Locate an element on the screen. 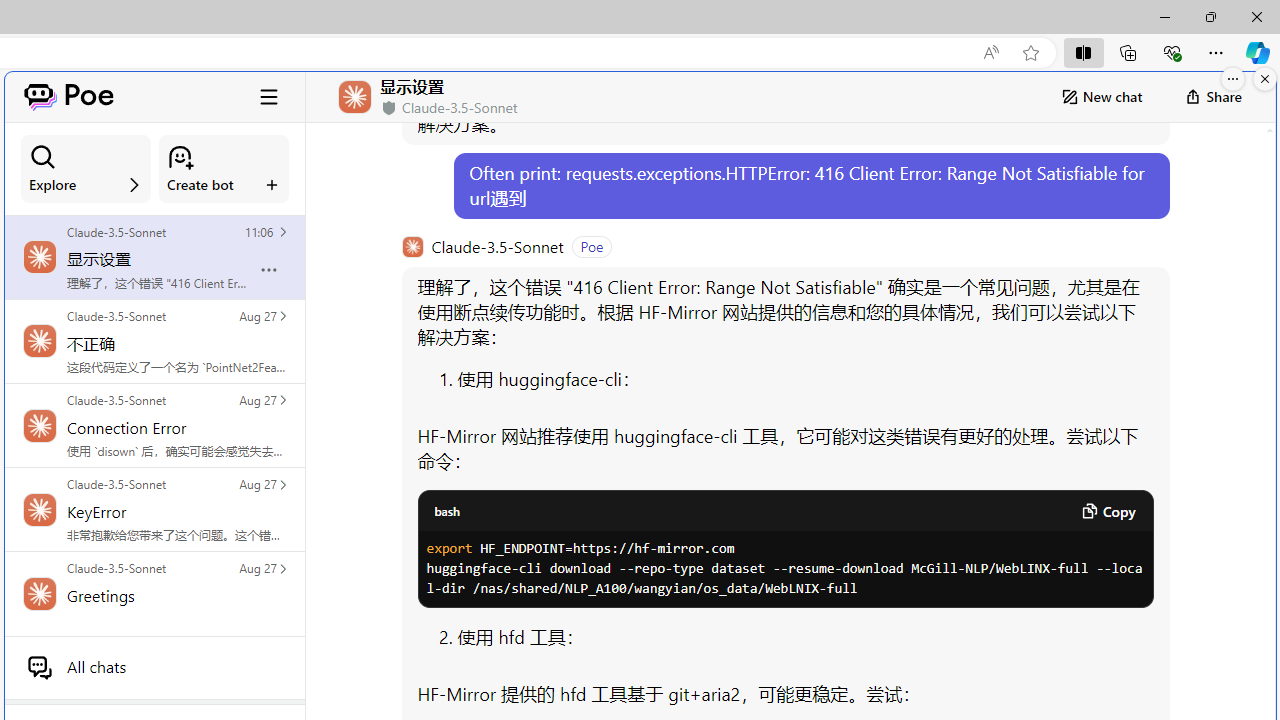 Image resolution: width=1280 pixels, height=720 pixels. 'Add this page to favorites (Ctrl+D)' is located at coordinates (1031, 52).